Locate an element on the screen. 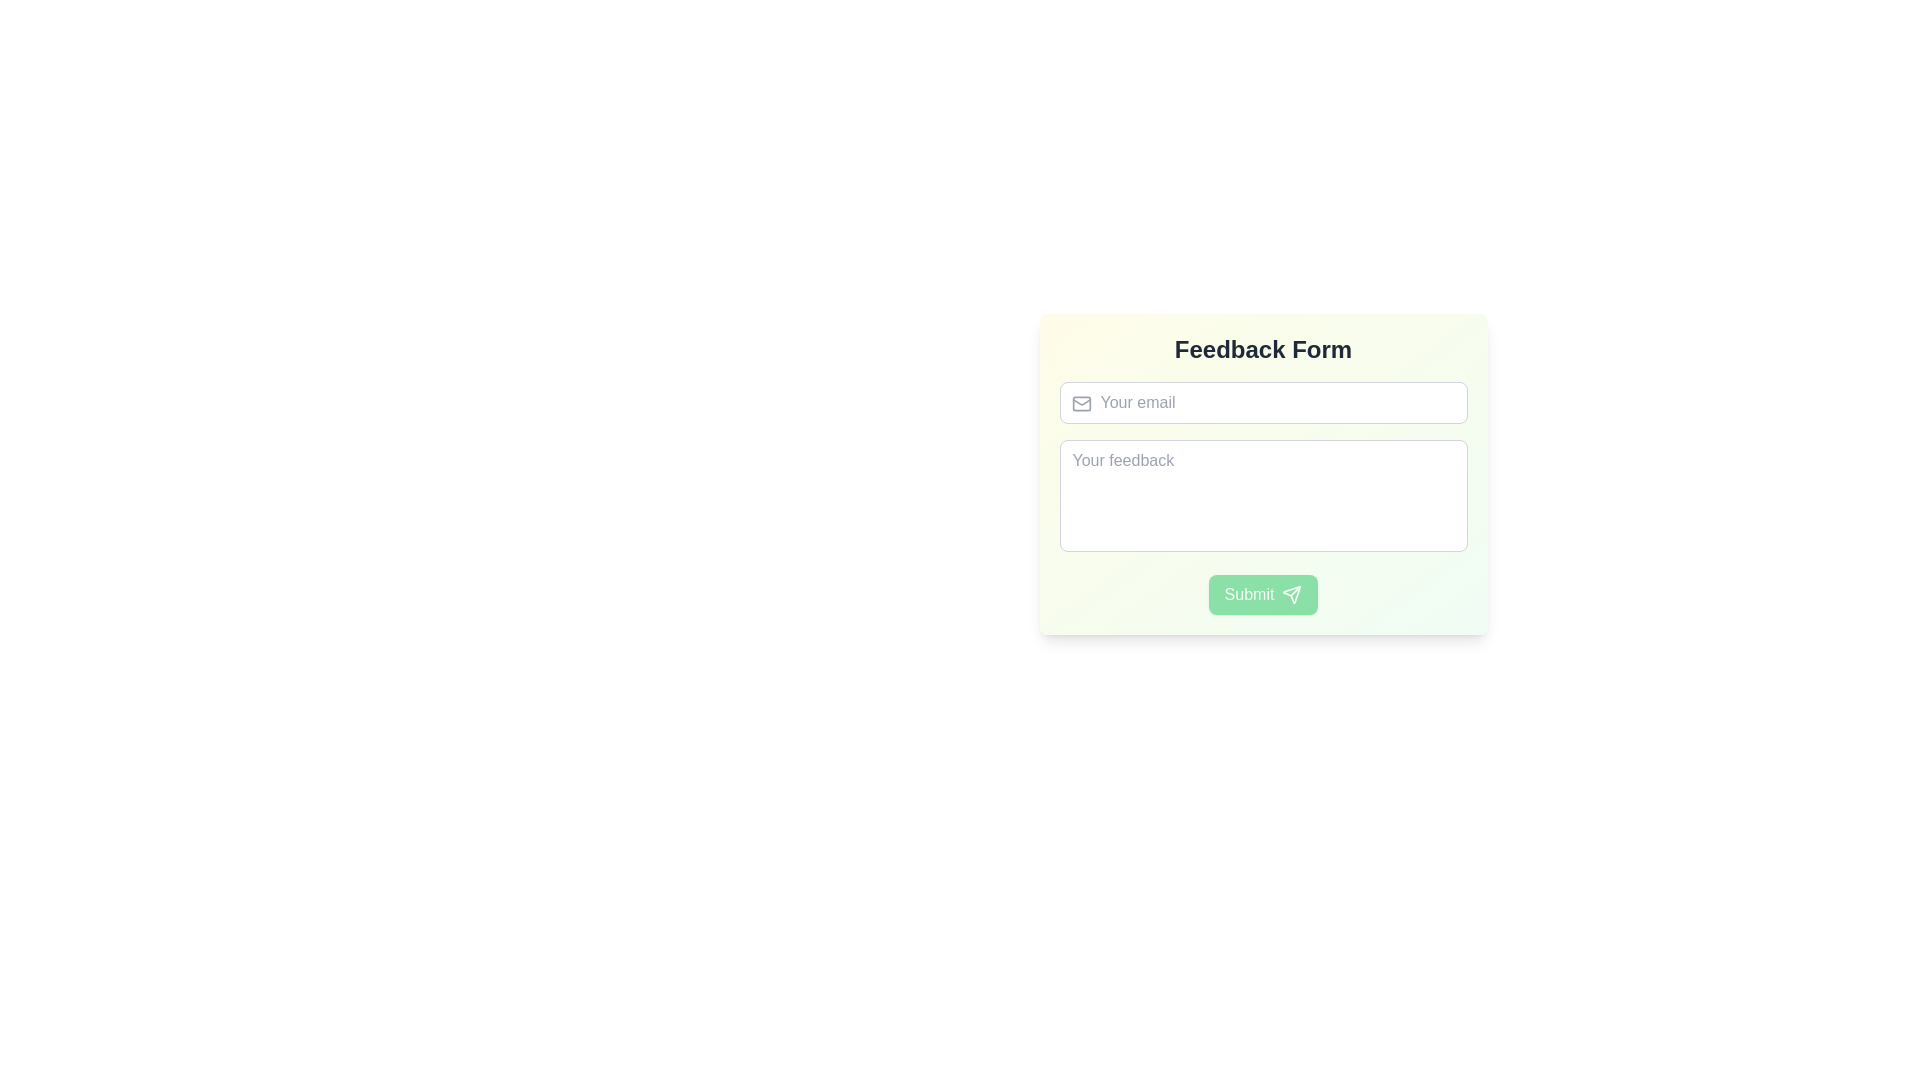 The height and width of the screenshot is (1080, 1920). the email icon located at the top-left corner of the 'Your email' input field in the feedback form is located at coordinates (1080, 404).